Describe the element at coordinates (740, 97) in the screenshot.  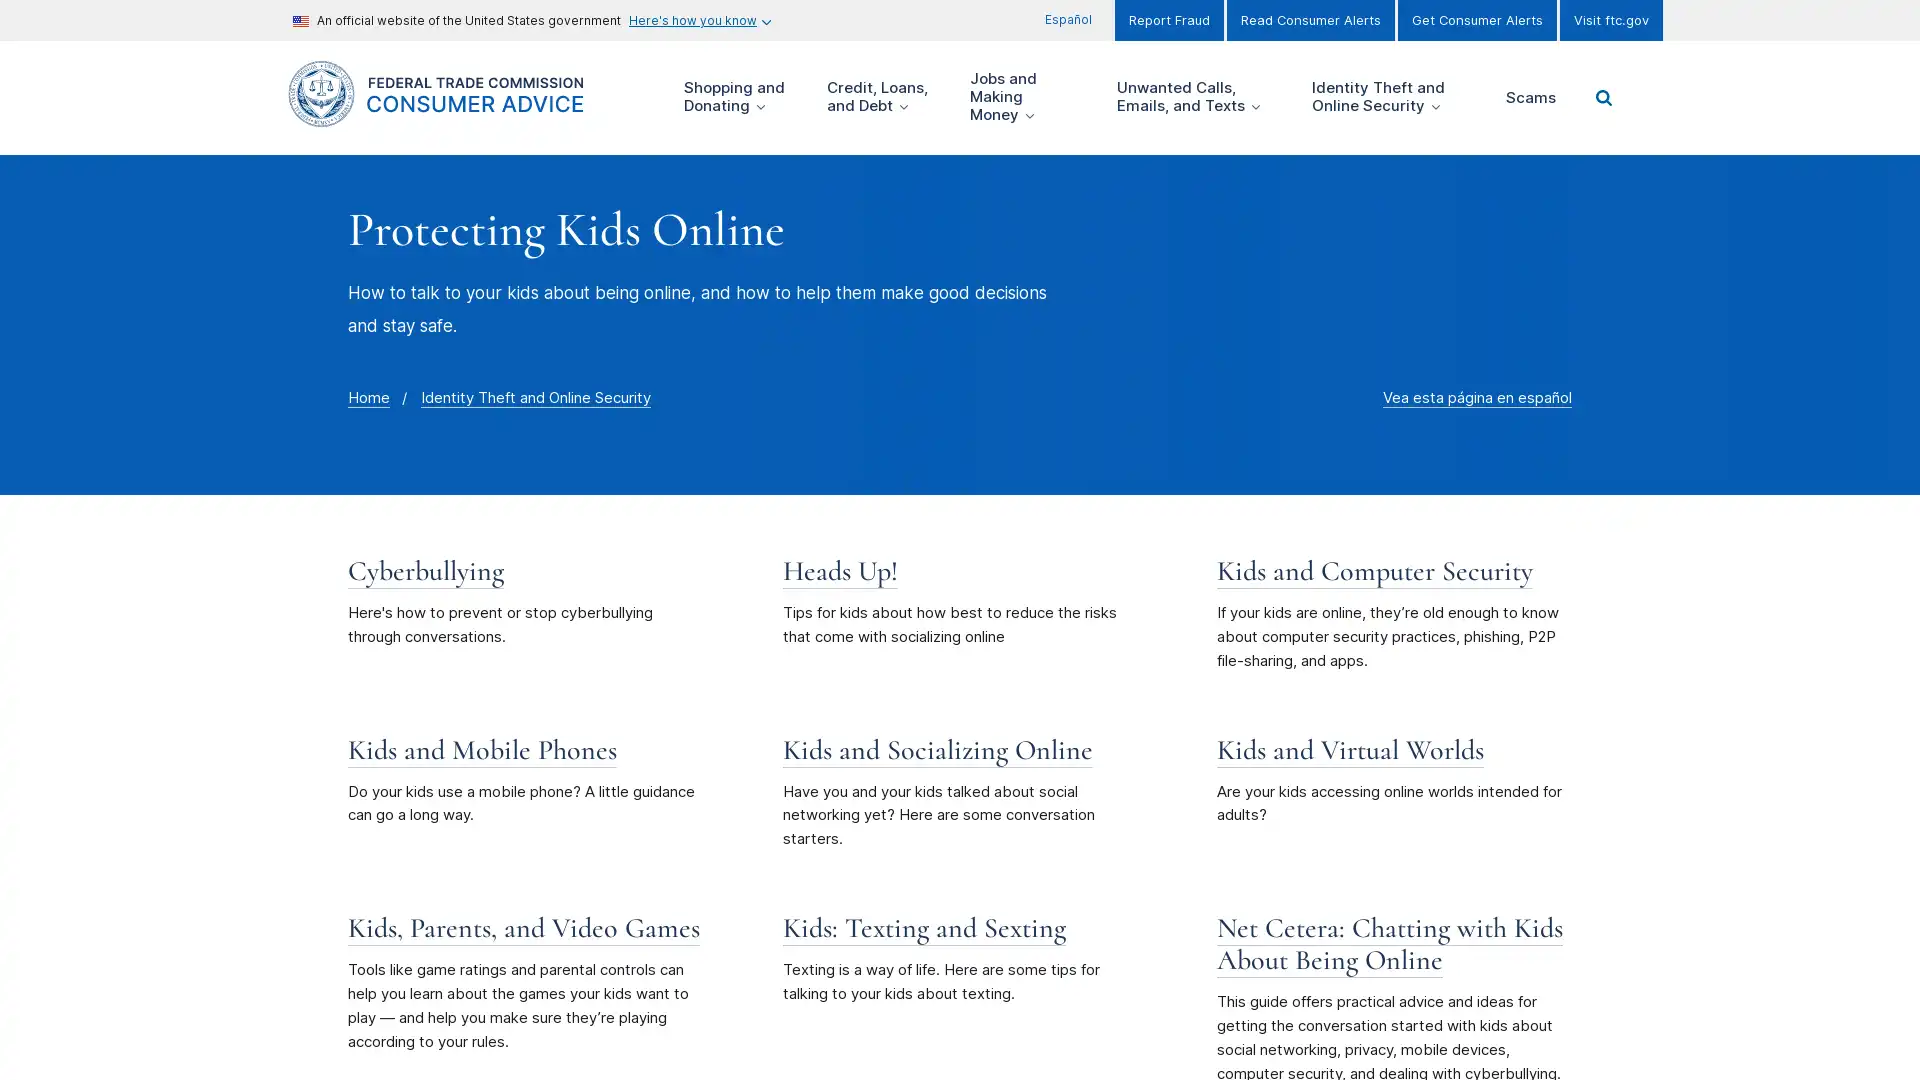
I see `Show/hide Shopping and Donating menu items` at that location.